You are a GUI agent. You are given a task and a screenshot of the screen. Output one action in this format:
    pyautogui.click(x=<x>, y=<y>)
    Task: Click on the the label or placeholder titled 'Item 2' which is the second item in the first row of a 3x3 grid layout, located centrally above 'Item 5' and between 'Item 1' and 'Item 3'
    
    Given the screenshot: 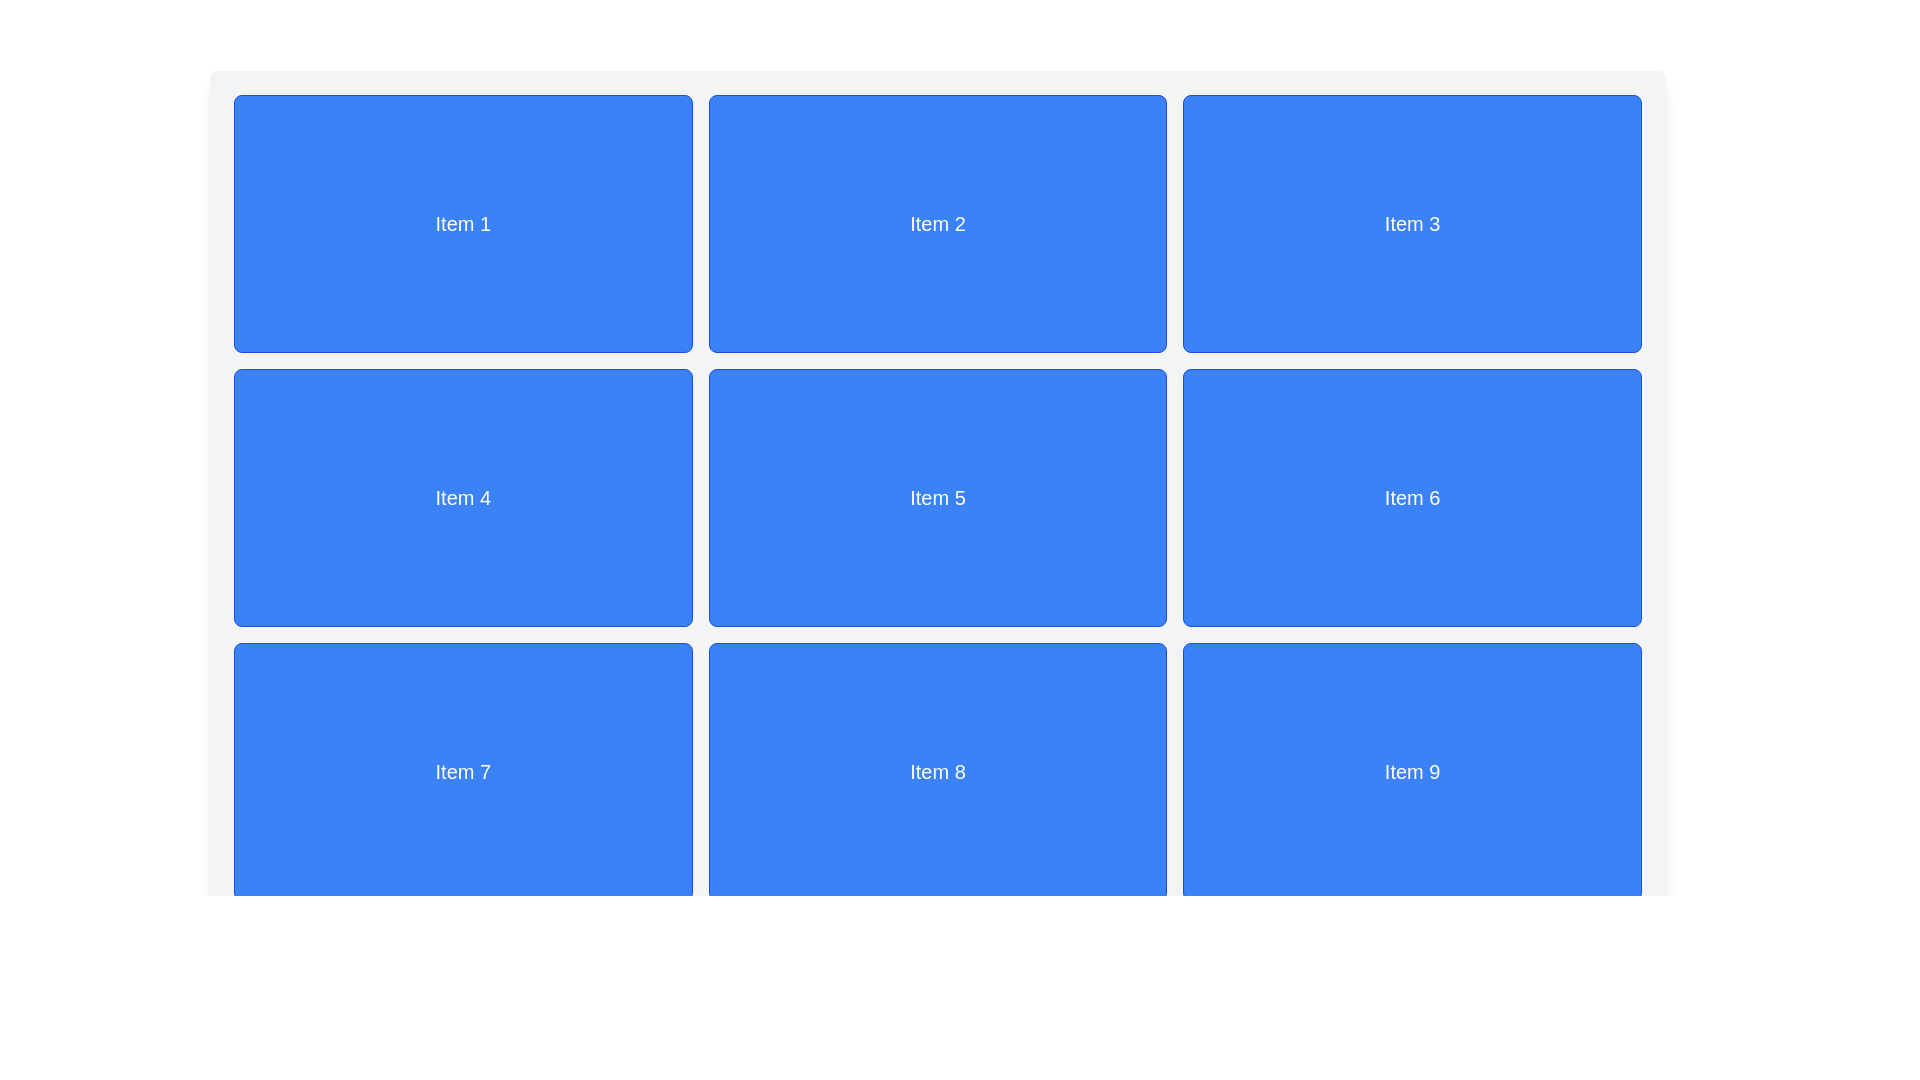 What is the action you would take?
    pyautogui.click(x=936, y=223)
    